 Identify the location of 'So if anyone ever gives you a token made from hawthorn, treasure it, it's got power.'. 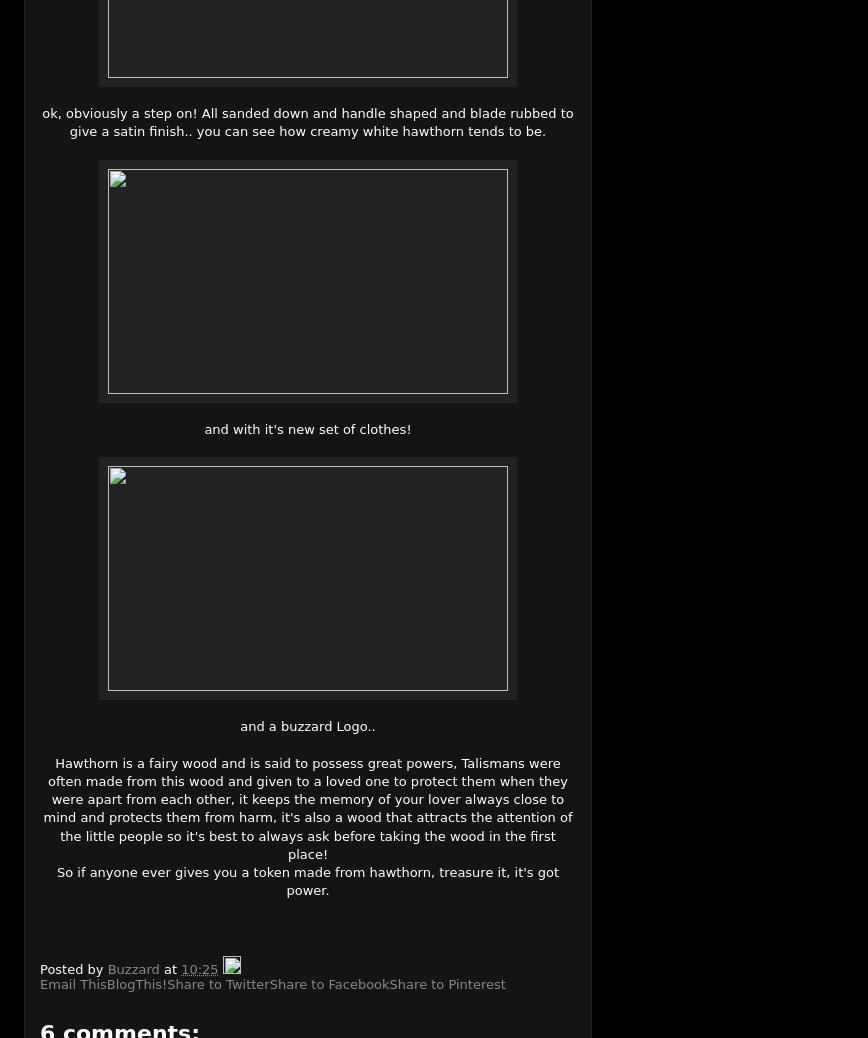
(307, 880).